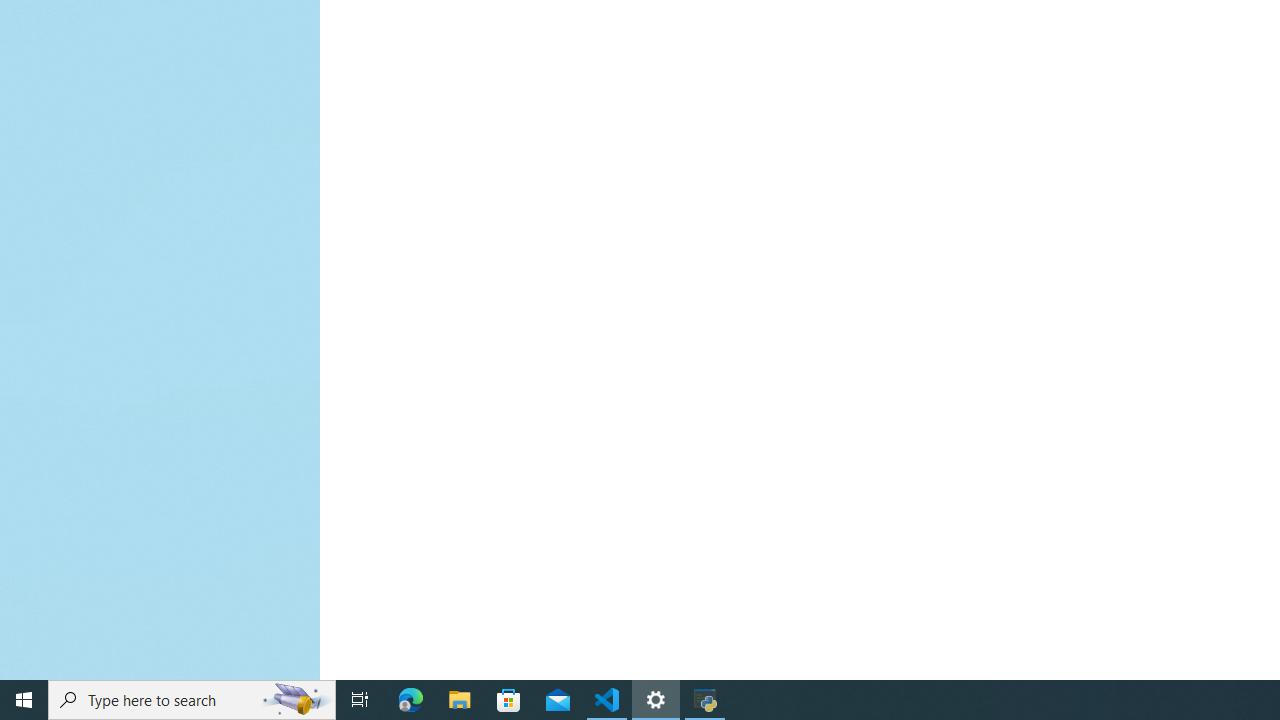 The width and height of the screenshot is (1280, 720). Describe the element at coordinates (509, 698) in the screenshot. I see `'Microsoft Store'` at that location.